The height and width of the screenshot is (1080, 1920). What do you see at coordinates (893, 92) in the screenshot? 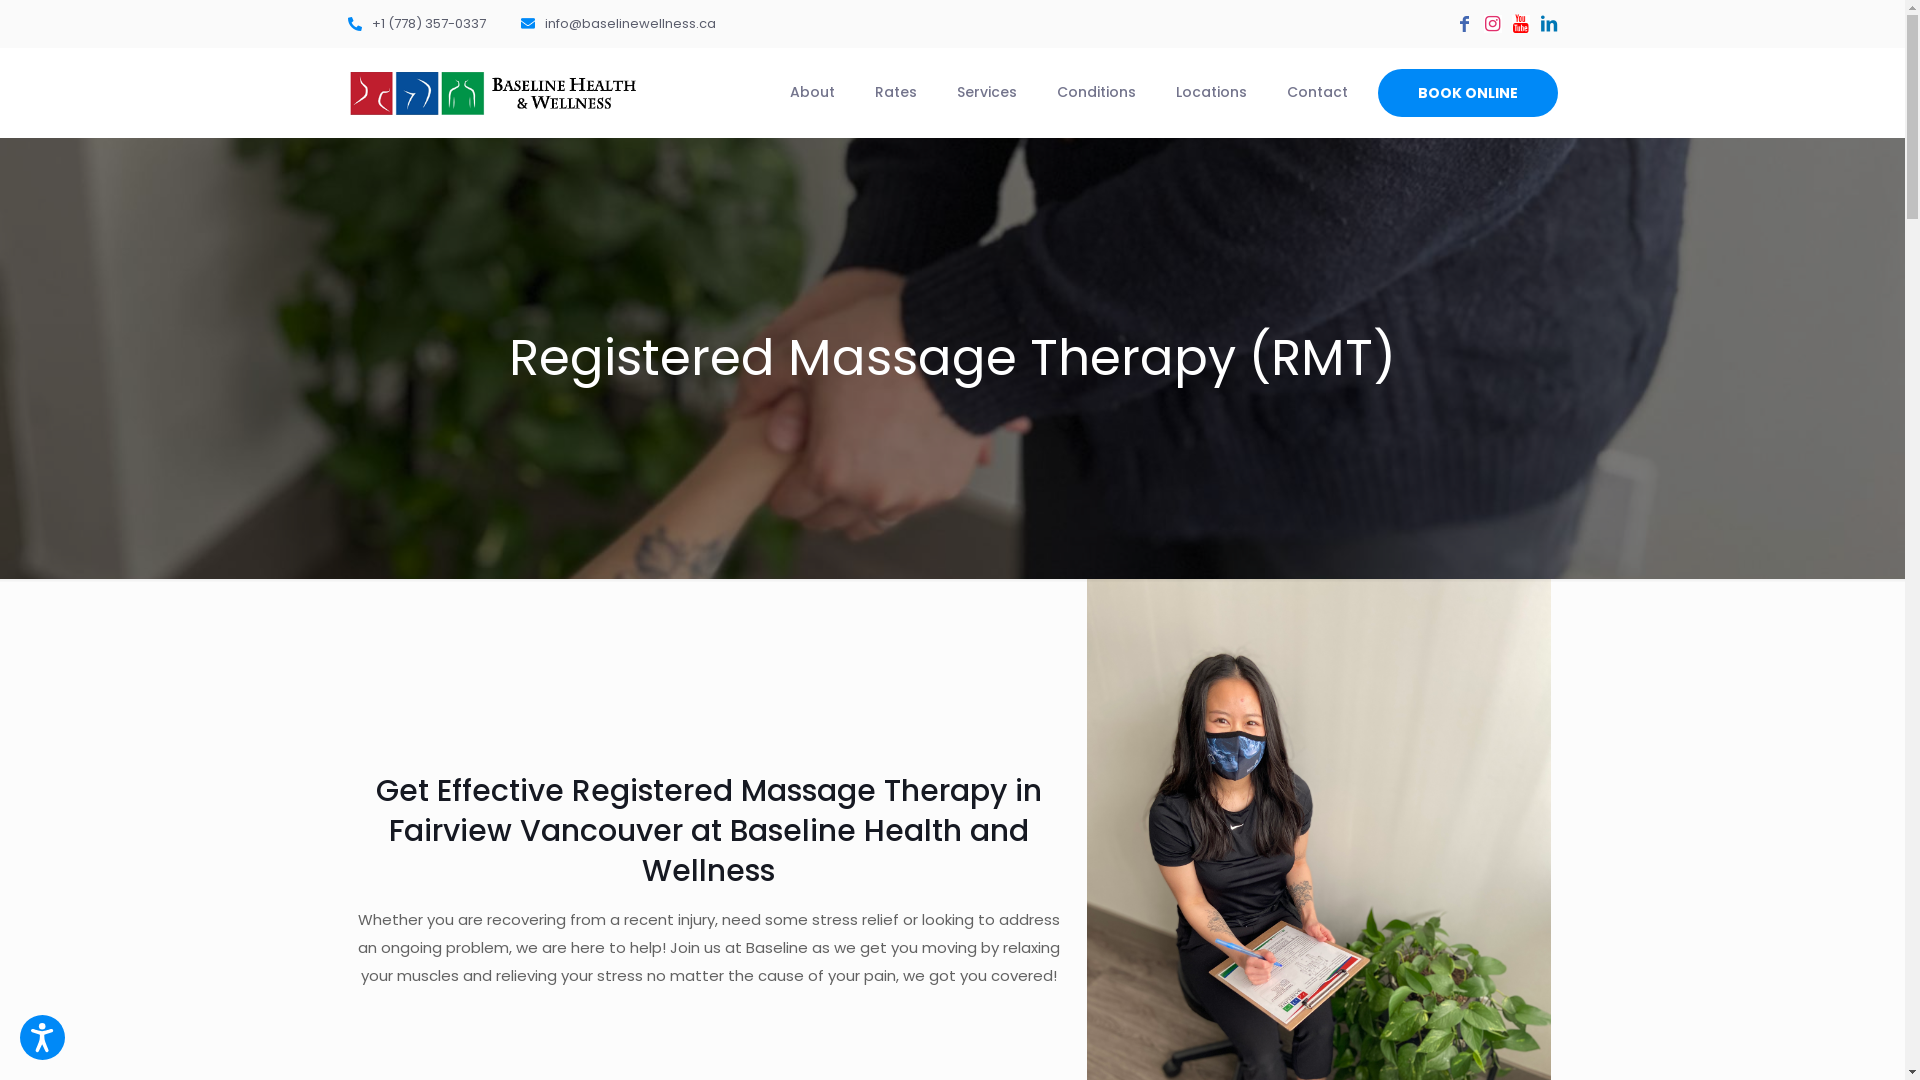
I see `'Rates'` at bounding box center [893, 92].